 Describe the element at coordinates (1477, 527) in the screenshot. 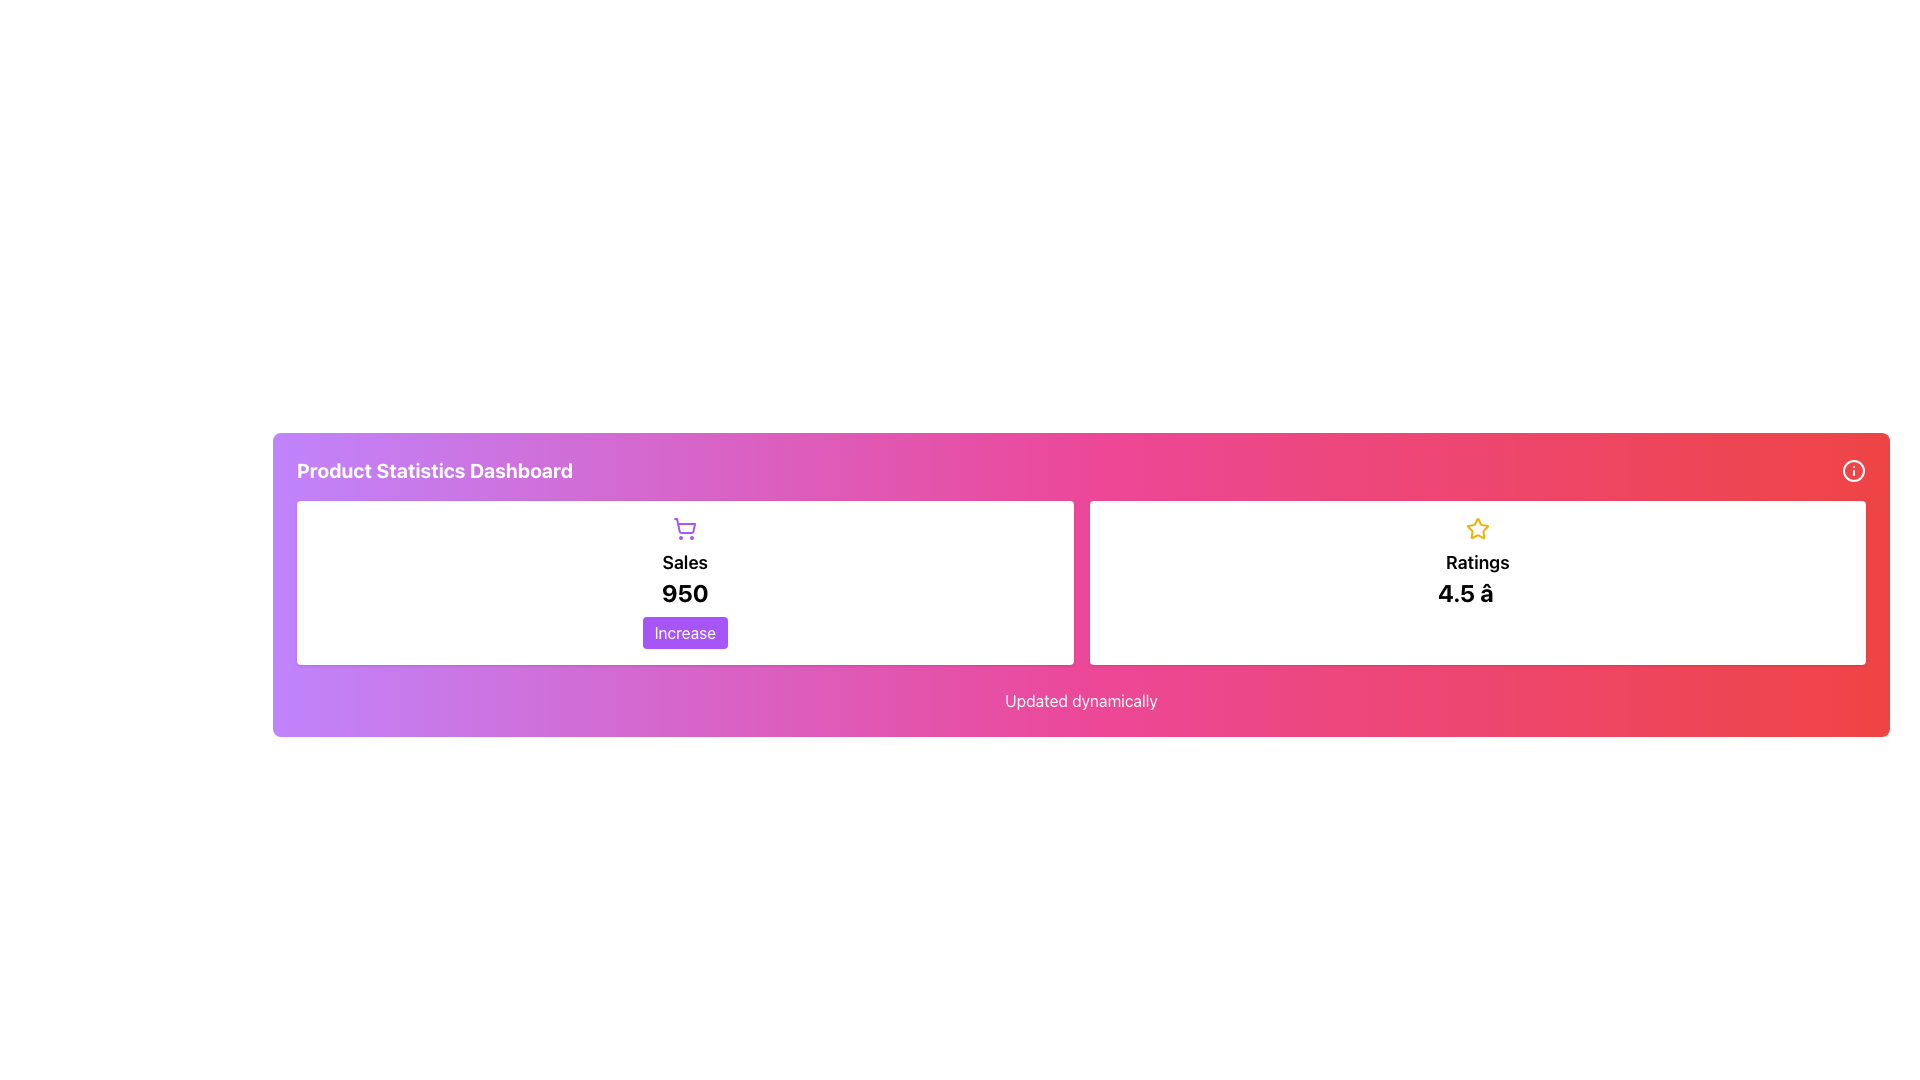

I see `the star icon located centrally within the 'Ratings' section of the interface, above the text '4.5 â' and below the main header of the card` at that location.